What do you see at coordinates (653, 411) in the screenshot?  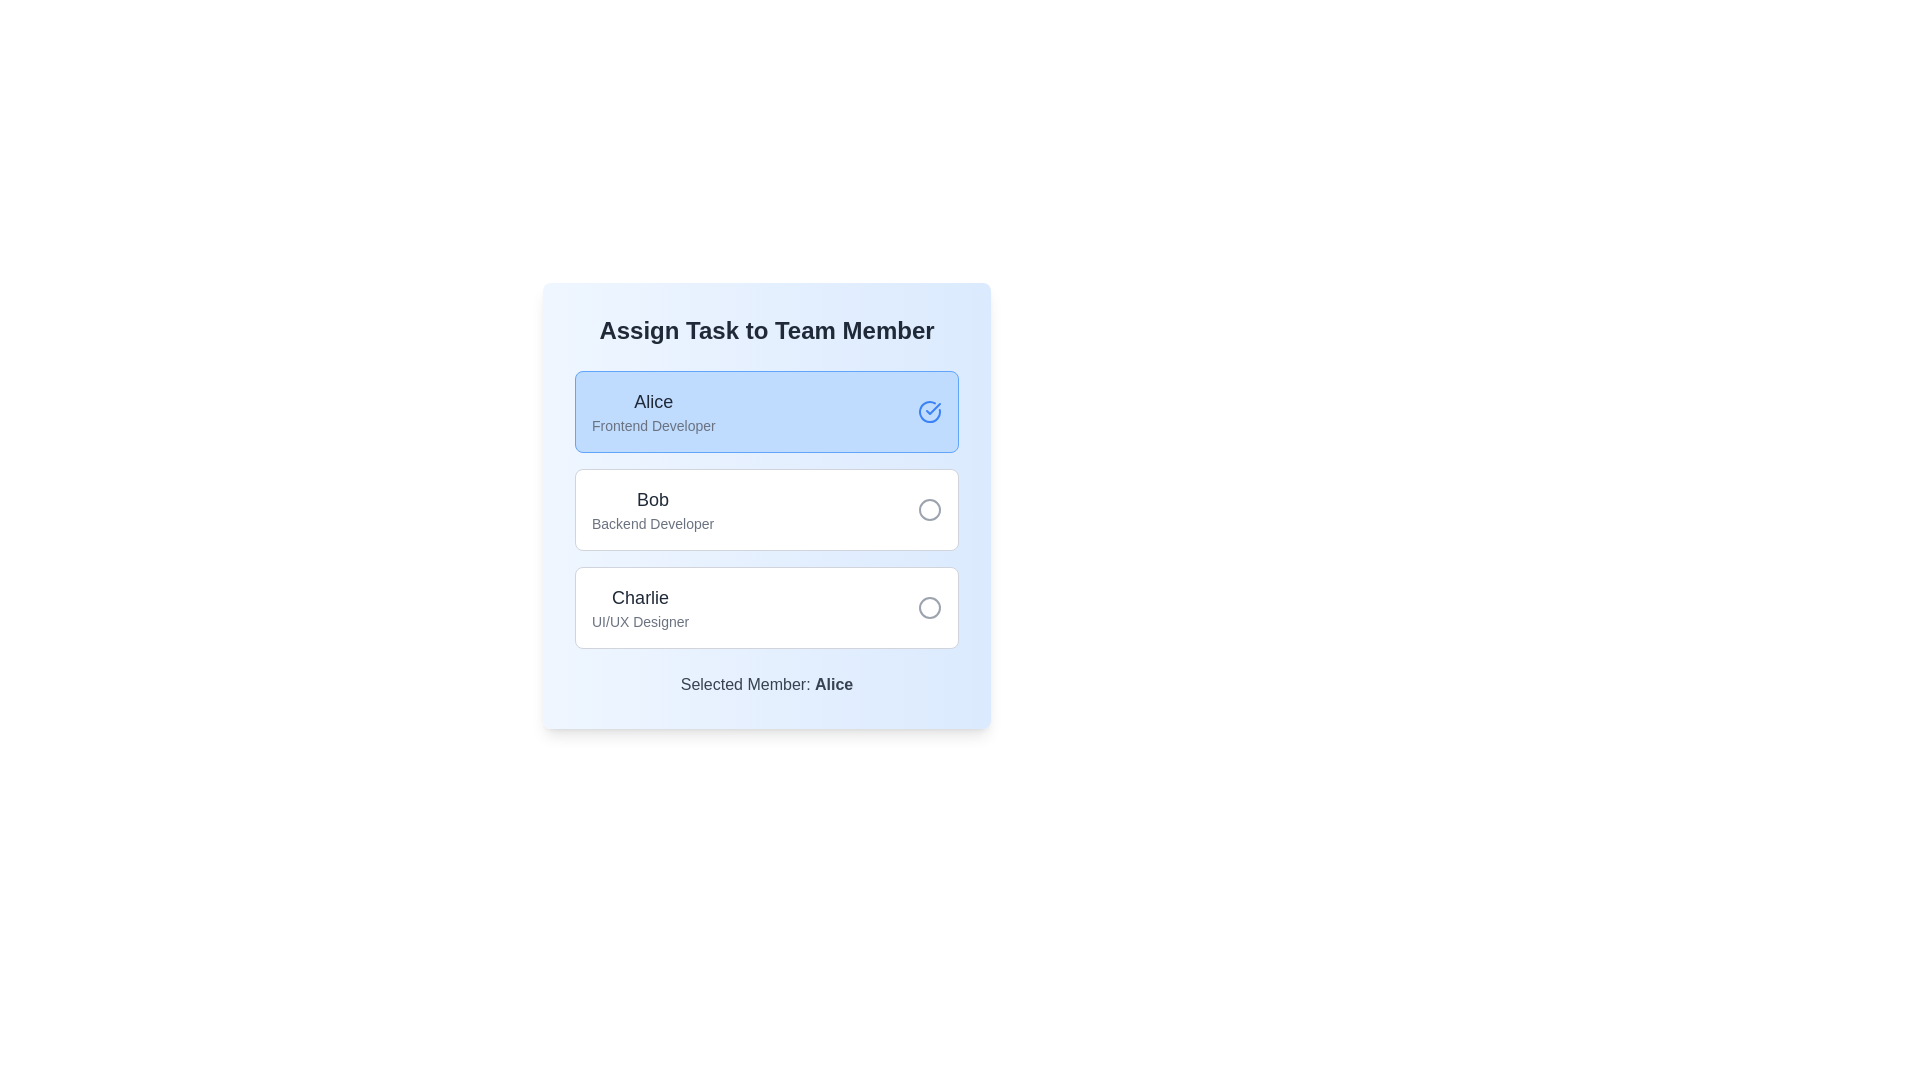 I see `the first entry in the team member list, which is displayed within a light blue rounded rectangular button under the 'Assign Task to Team Member' heading` at bounding box center [653, 411].